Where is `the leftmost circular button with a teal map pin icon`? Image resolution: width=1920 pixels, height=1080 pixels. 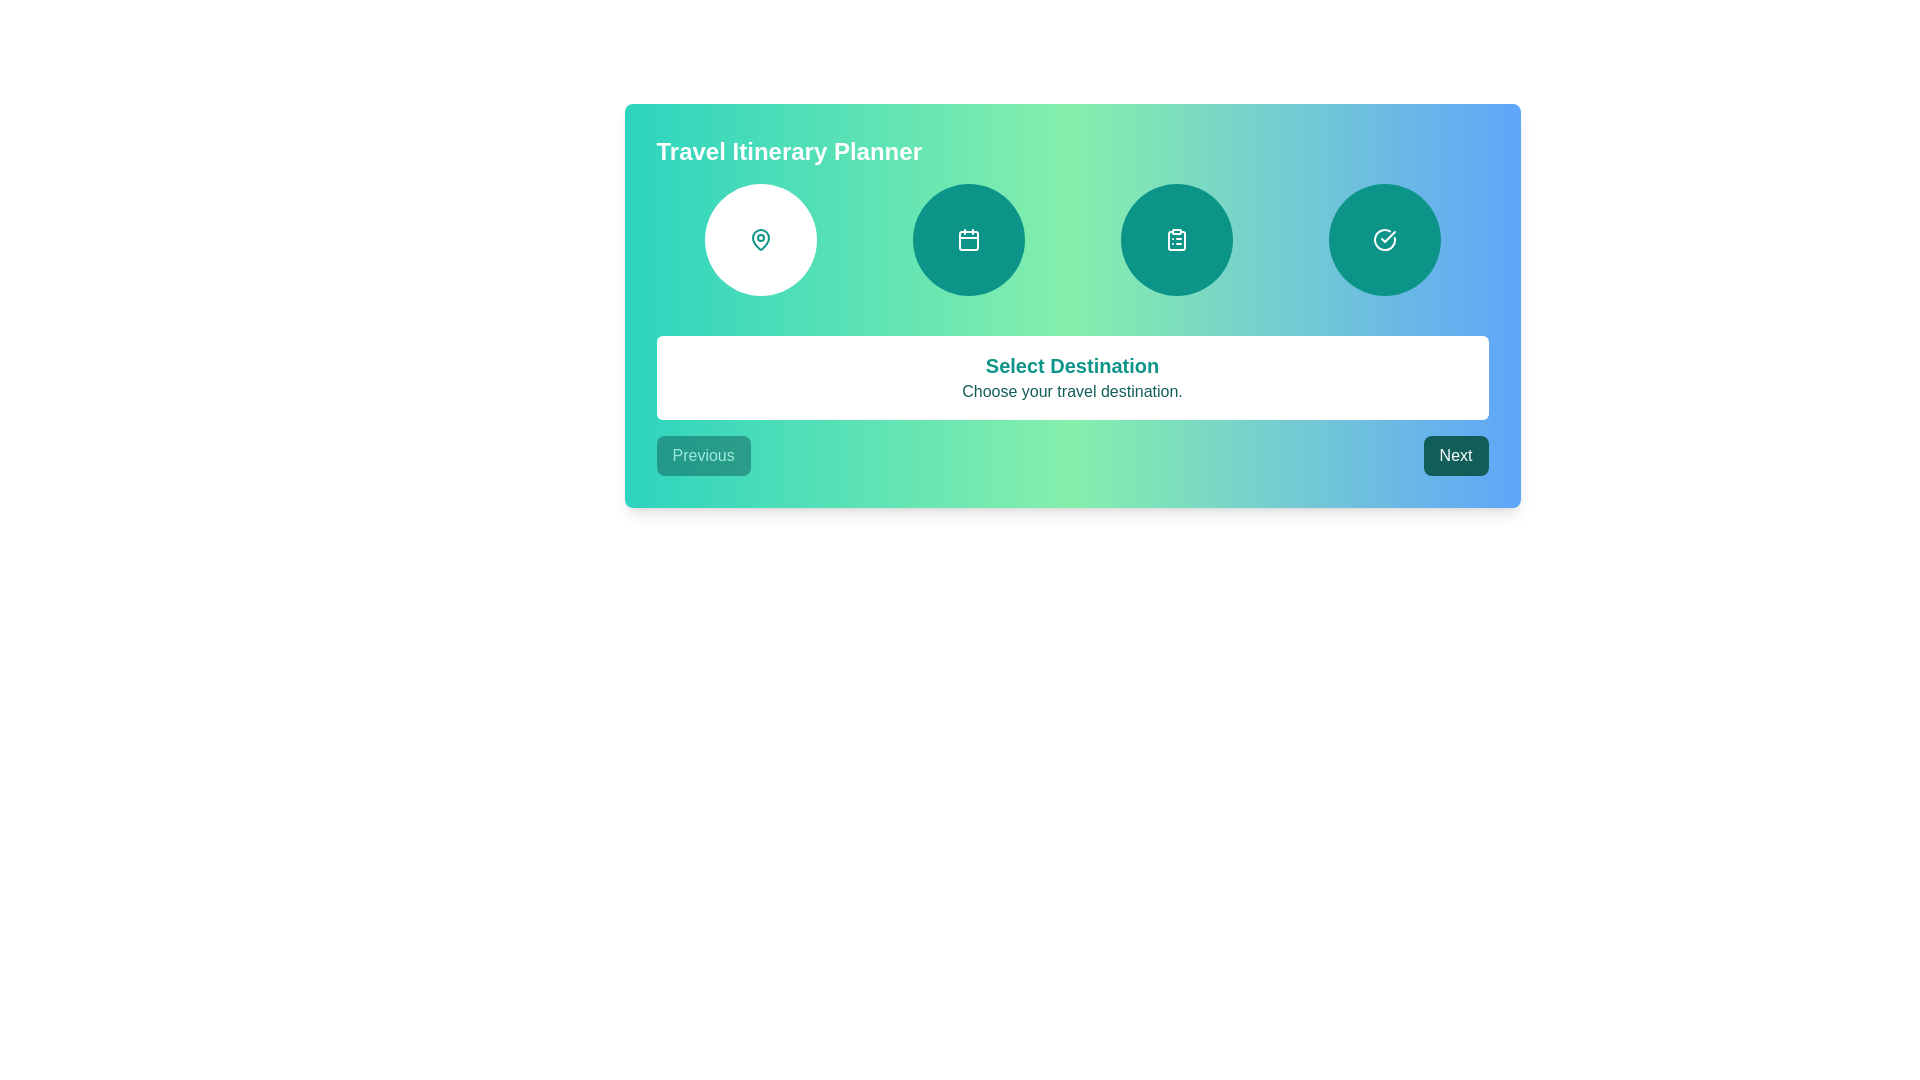
the leftmost circular button with a teal map pin icon is located at coordinates (759, 238).